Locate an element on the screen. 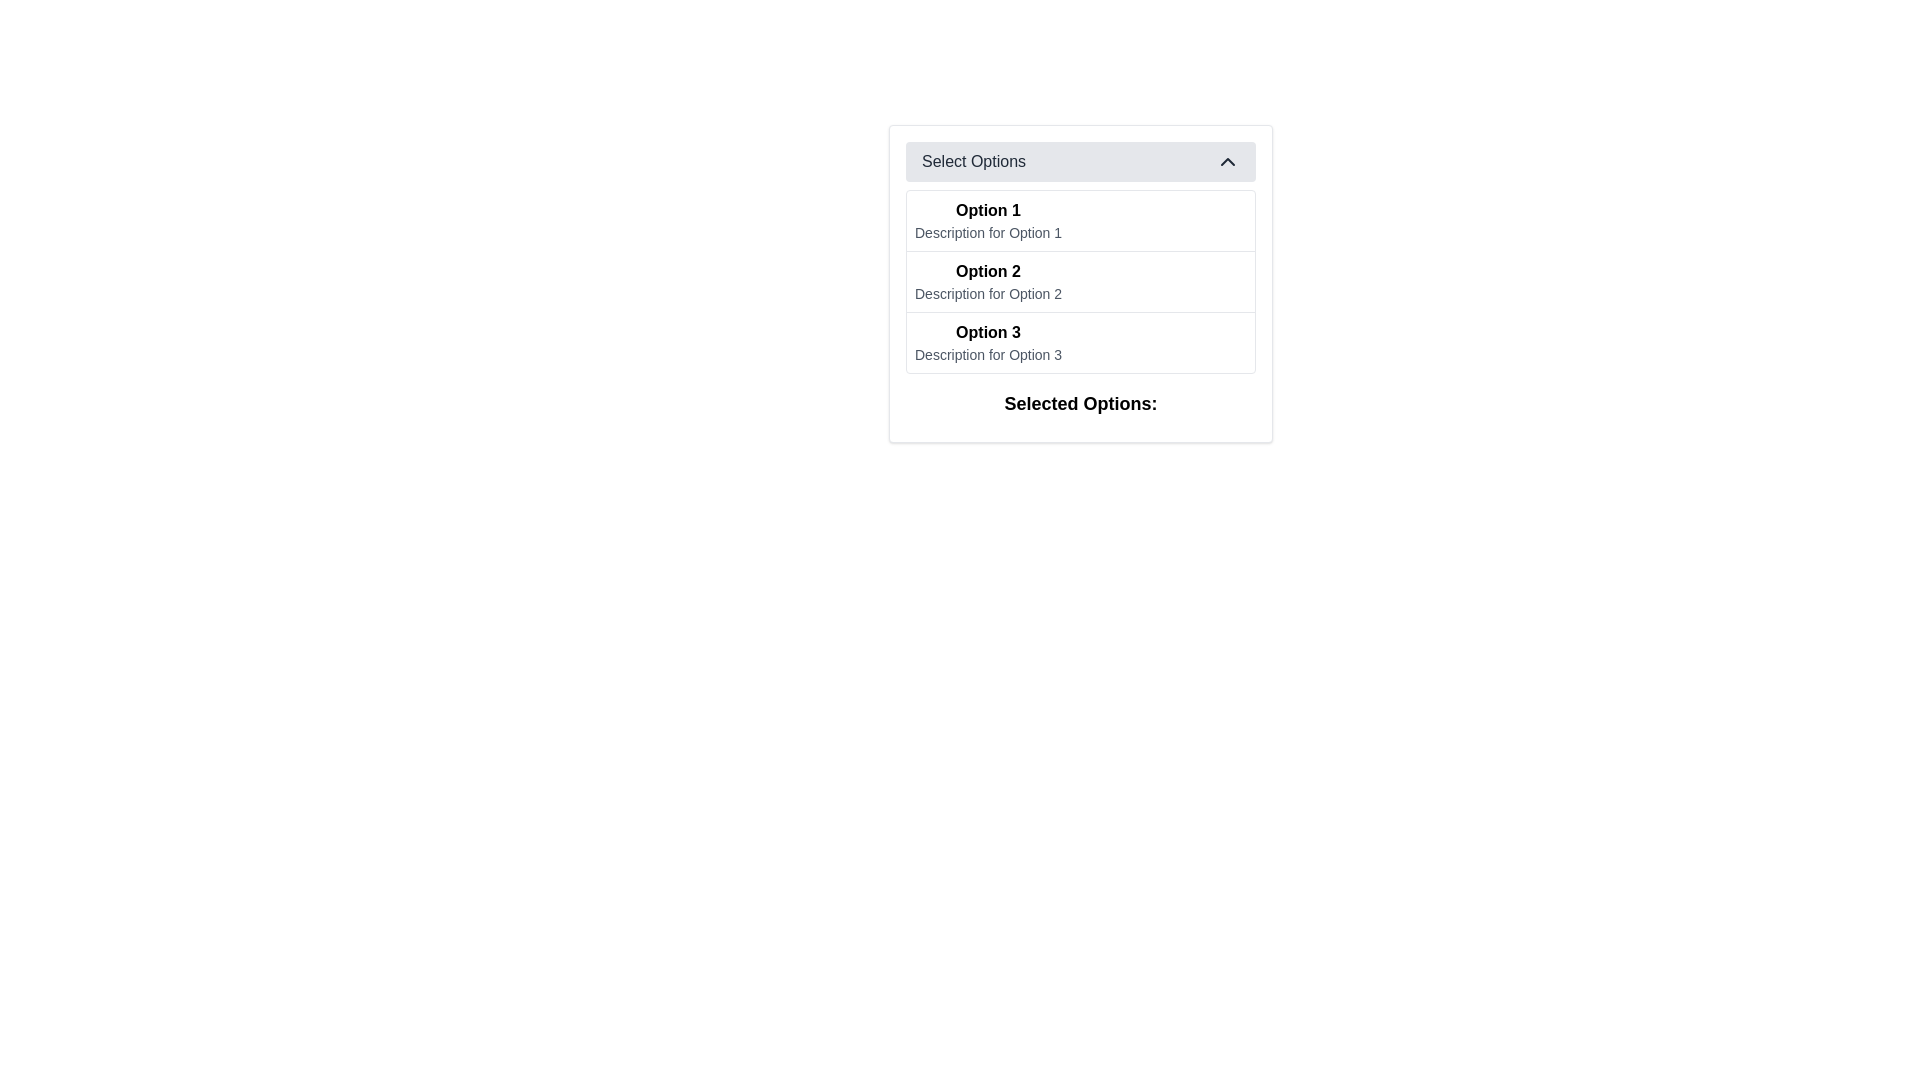 The image size is (1920, 1080). the label displaying 'Description for Option 2' located below the 'Option 2' label in a vertical list of options is located at coordinates (988, 293).